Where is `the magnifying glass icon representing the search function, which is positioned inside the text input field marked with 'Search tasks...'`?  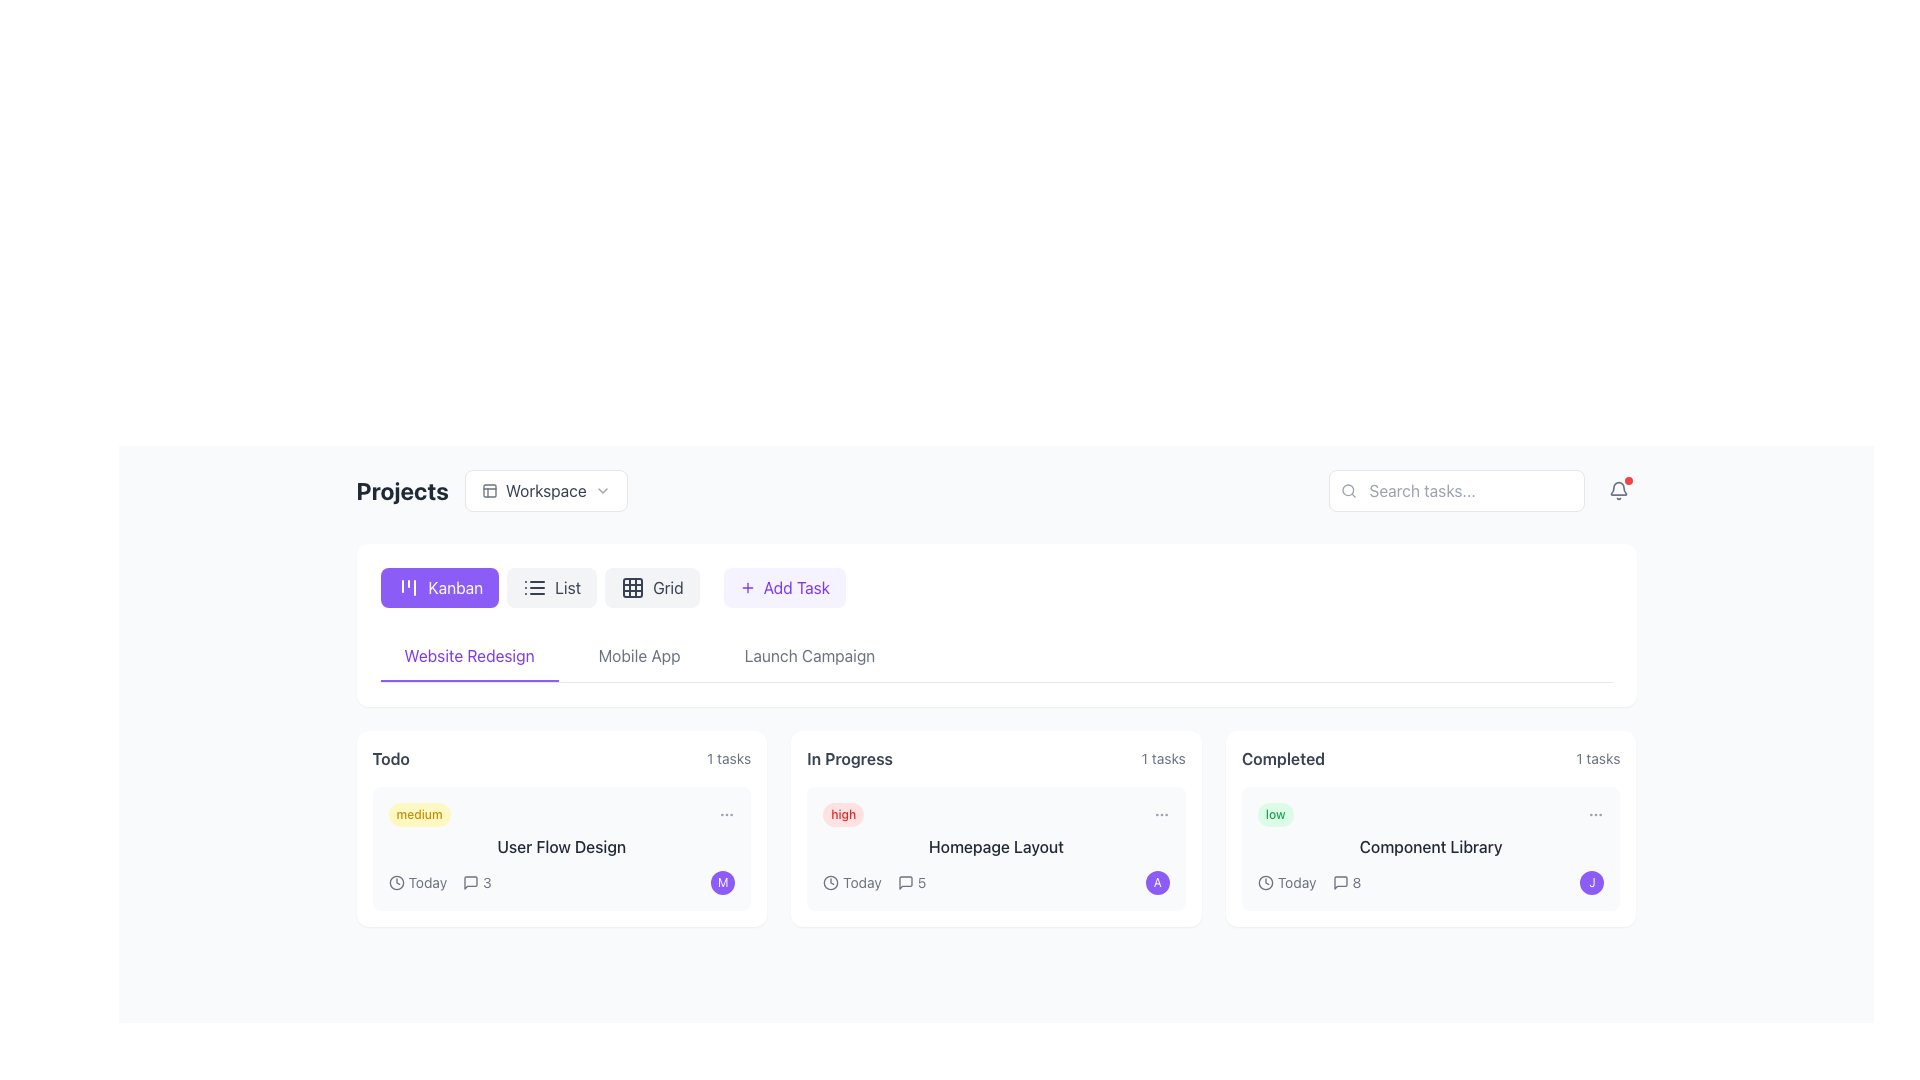
the magnifying glass icon representing the search function, which is positioned inside the text input field marked with 'Search tasks...' is located at coordinates (1348, 490).